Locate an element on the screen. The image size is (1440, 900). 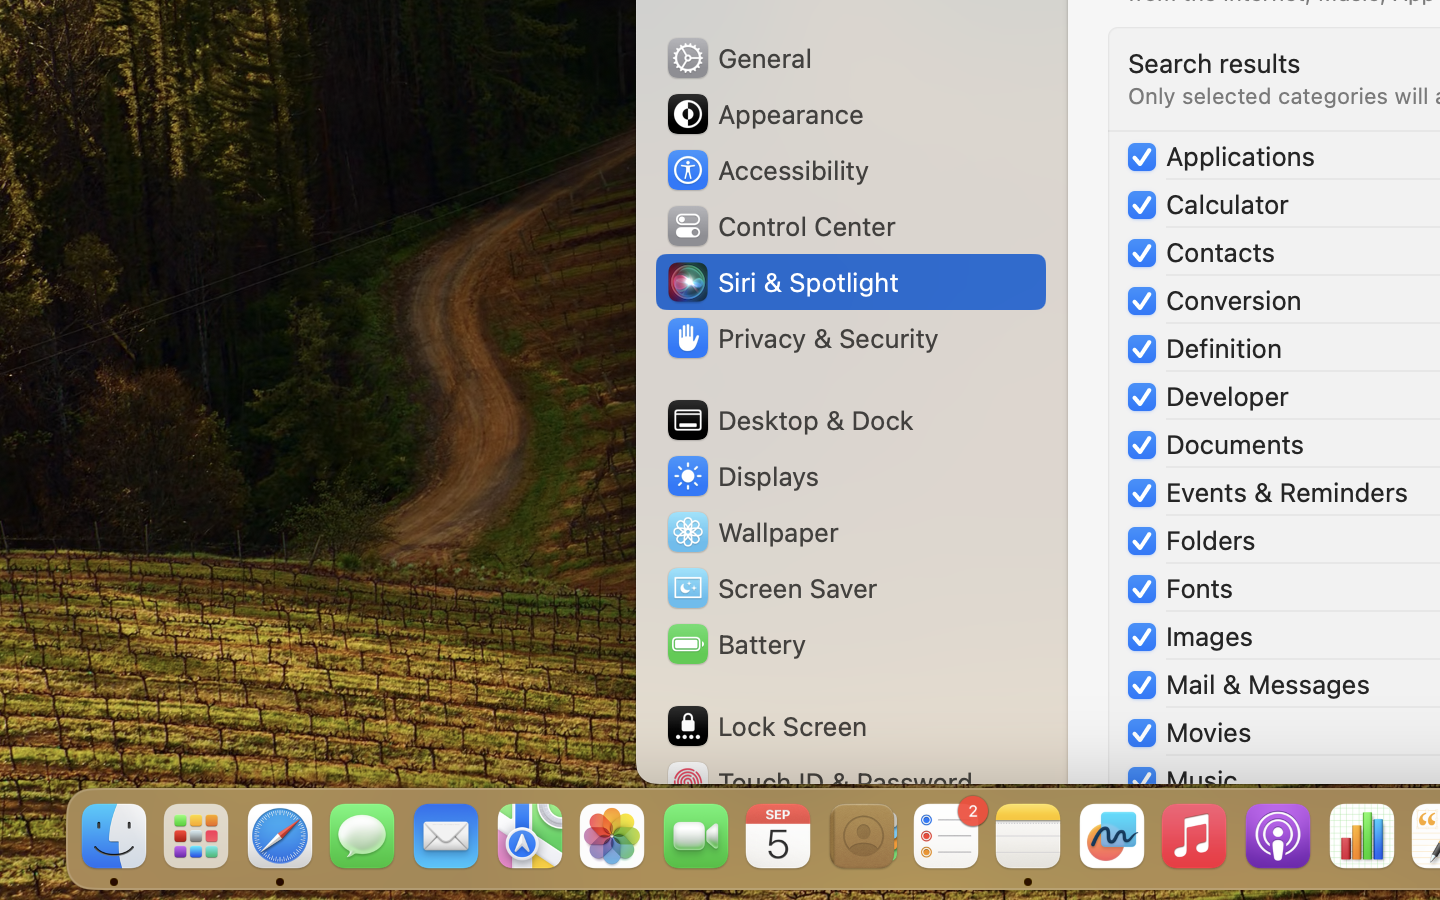
'Touch ID & Password' is located at coordinates (819, 781).